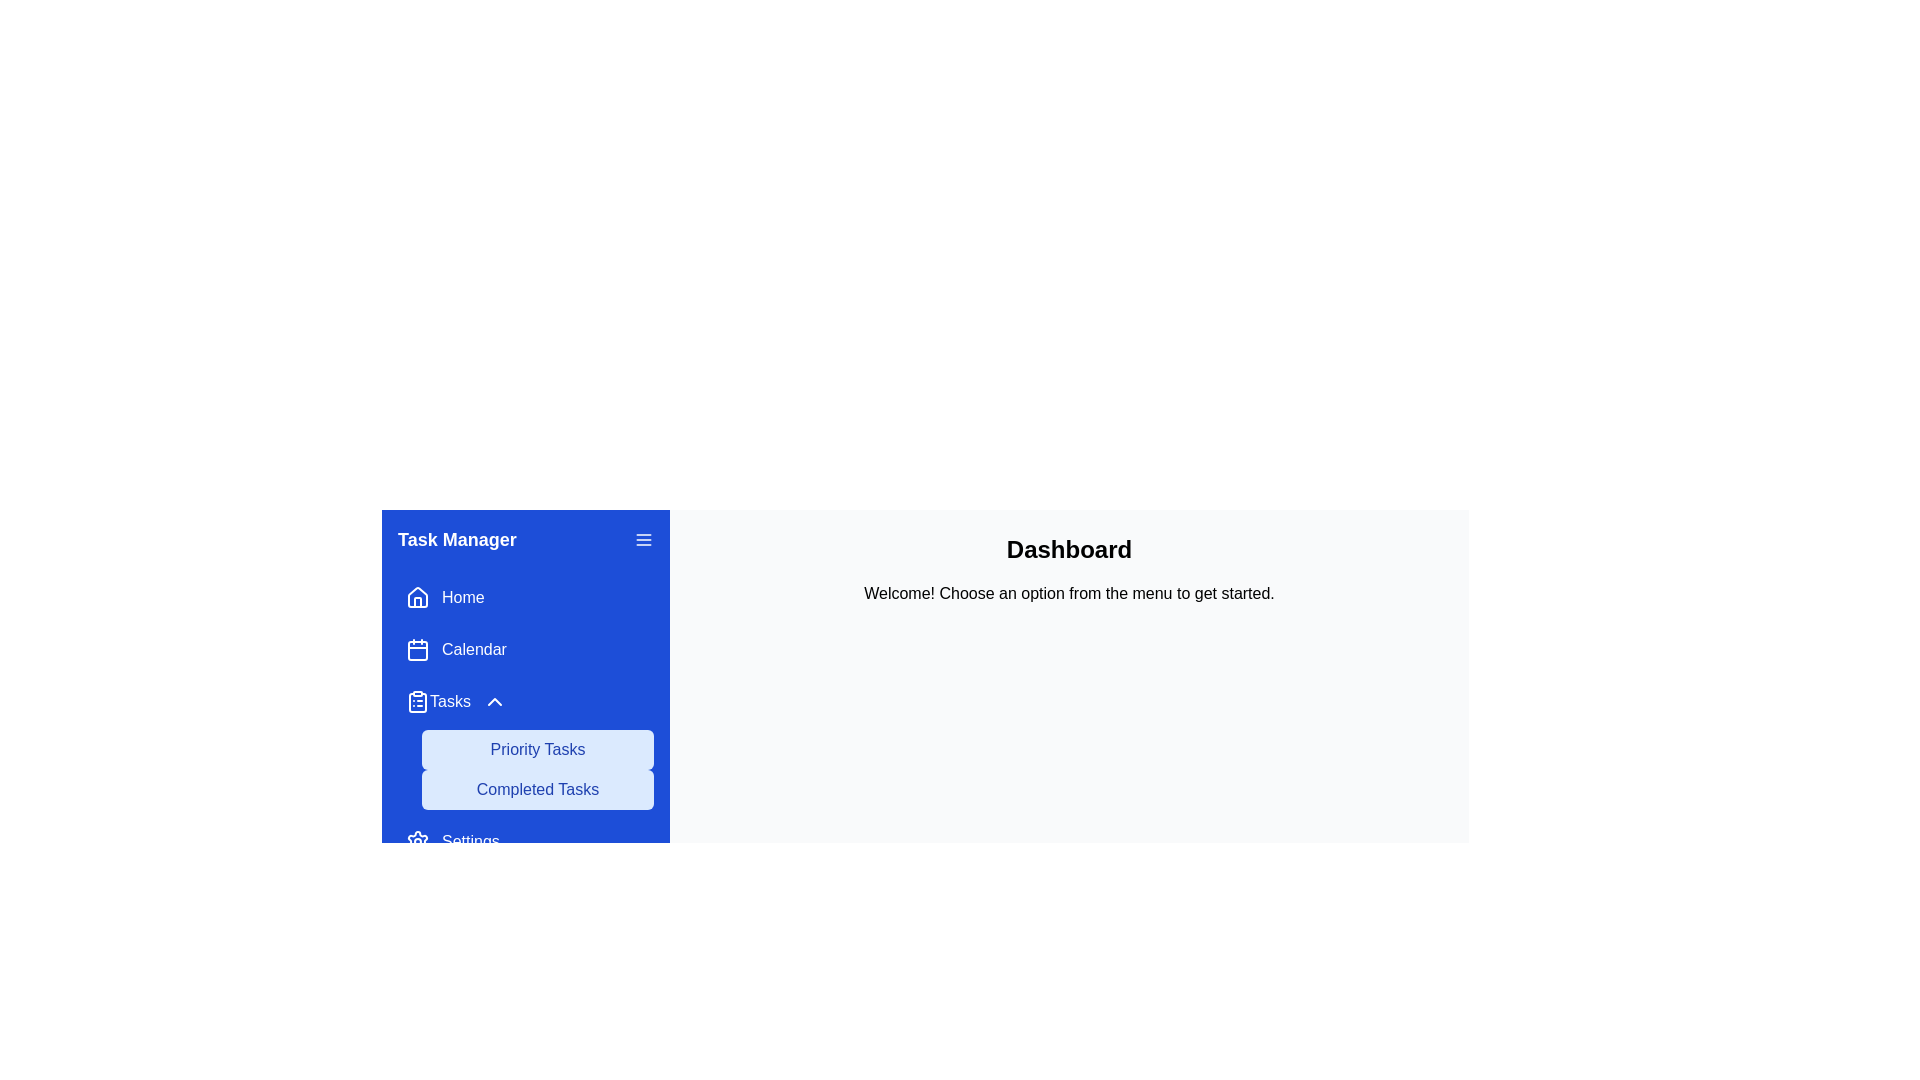  I want to click on the lower portion of the house icon in the left sidebar, which represents the 'Home' menu item under the 'Task Manager' header, so click(416, 601).